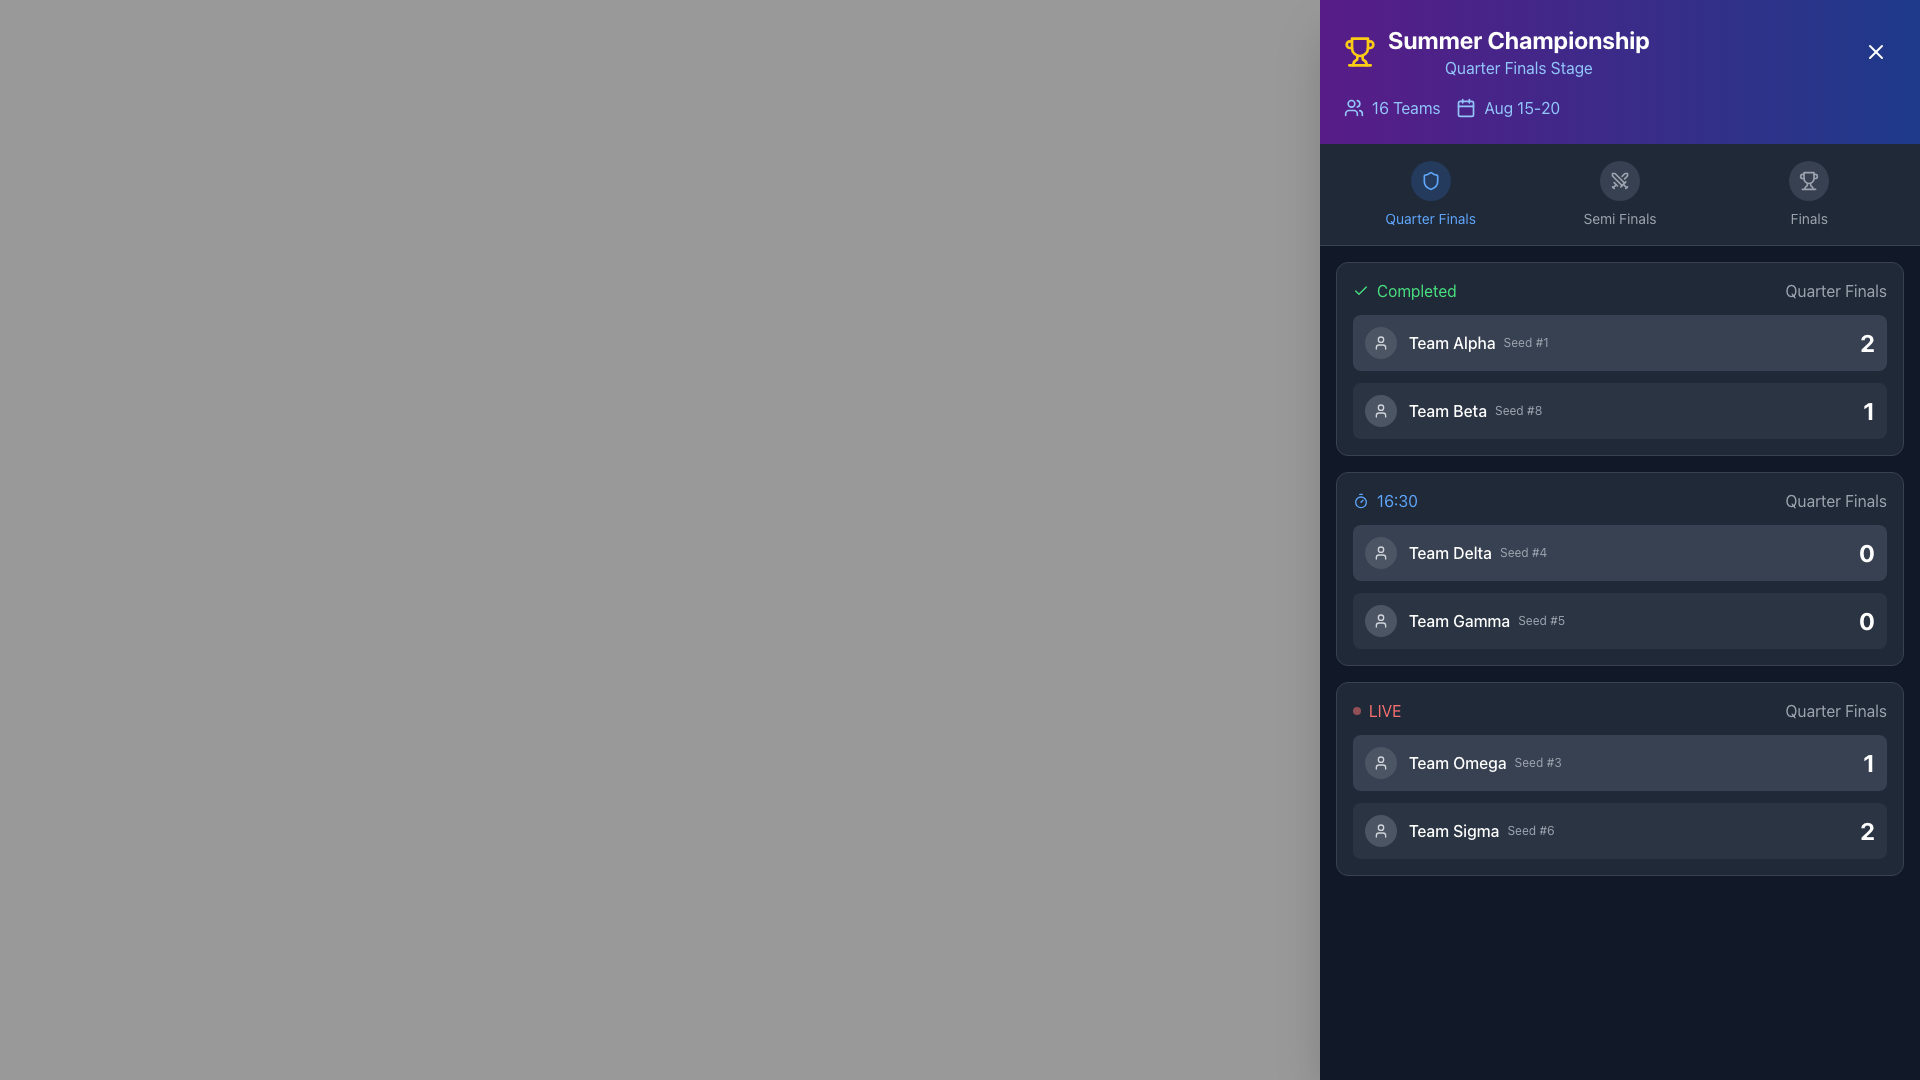  What do you see at coordinates (1380, 763) in the screenshot?
I see `the avatar icon representing 'Team Omega' in the 'Live' quarter finals section, which is visually identifiable and positioned to the left of the team name` at bounding box center [1380, 763].